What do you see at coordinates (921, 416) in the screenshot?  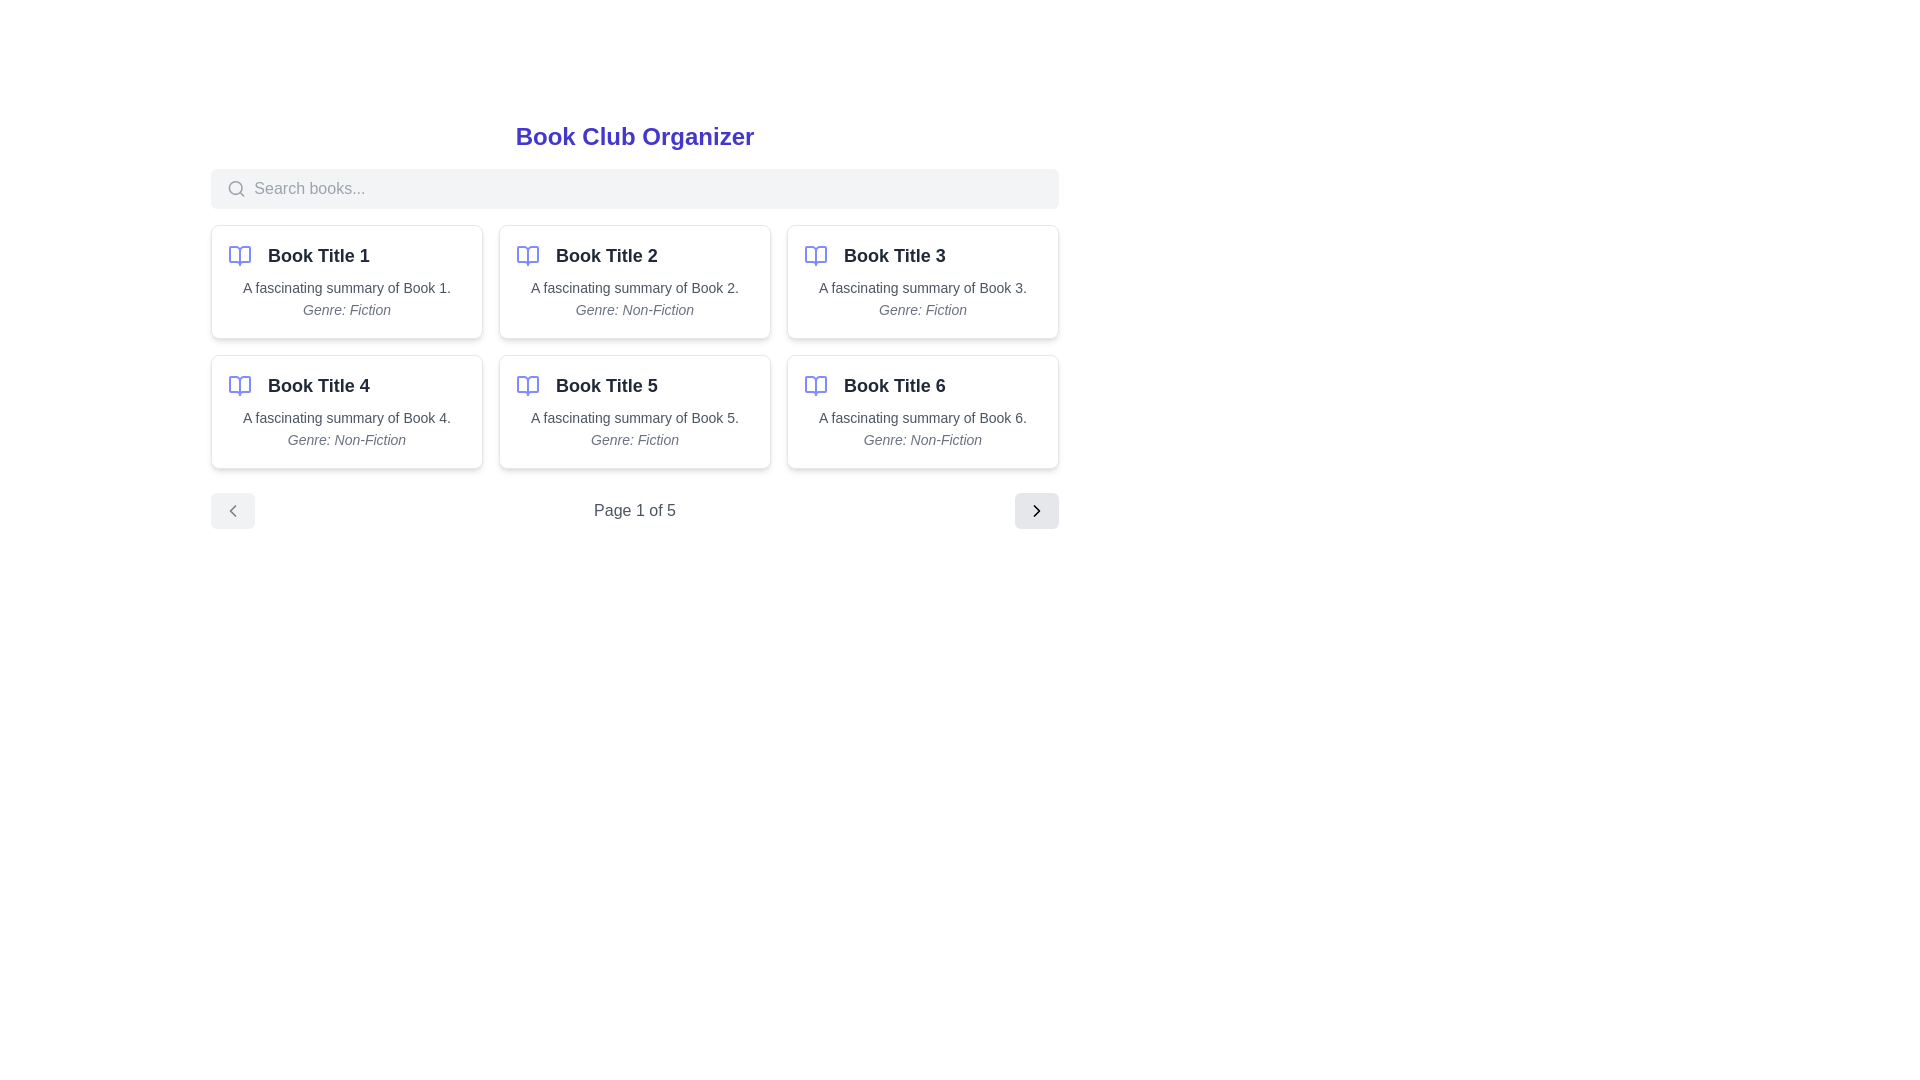 I see `the text element reading 'A fascinating summary of Book 6.' which is styled in gray and located within the card for Book Title 6` at bounding box center [921, 416].